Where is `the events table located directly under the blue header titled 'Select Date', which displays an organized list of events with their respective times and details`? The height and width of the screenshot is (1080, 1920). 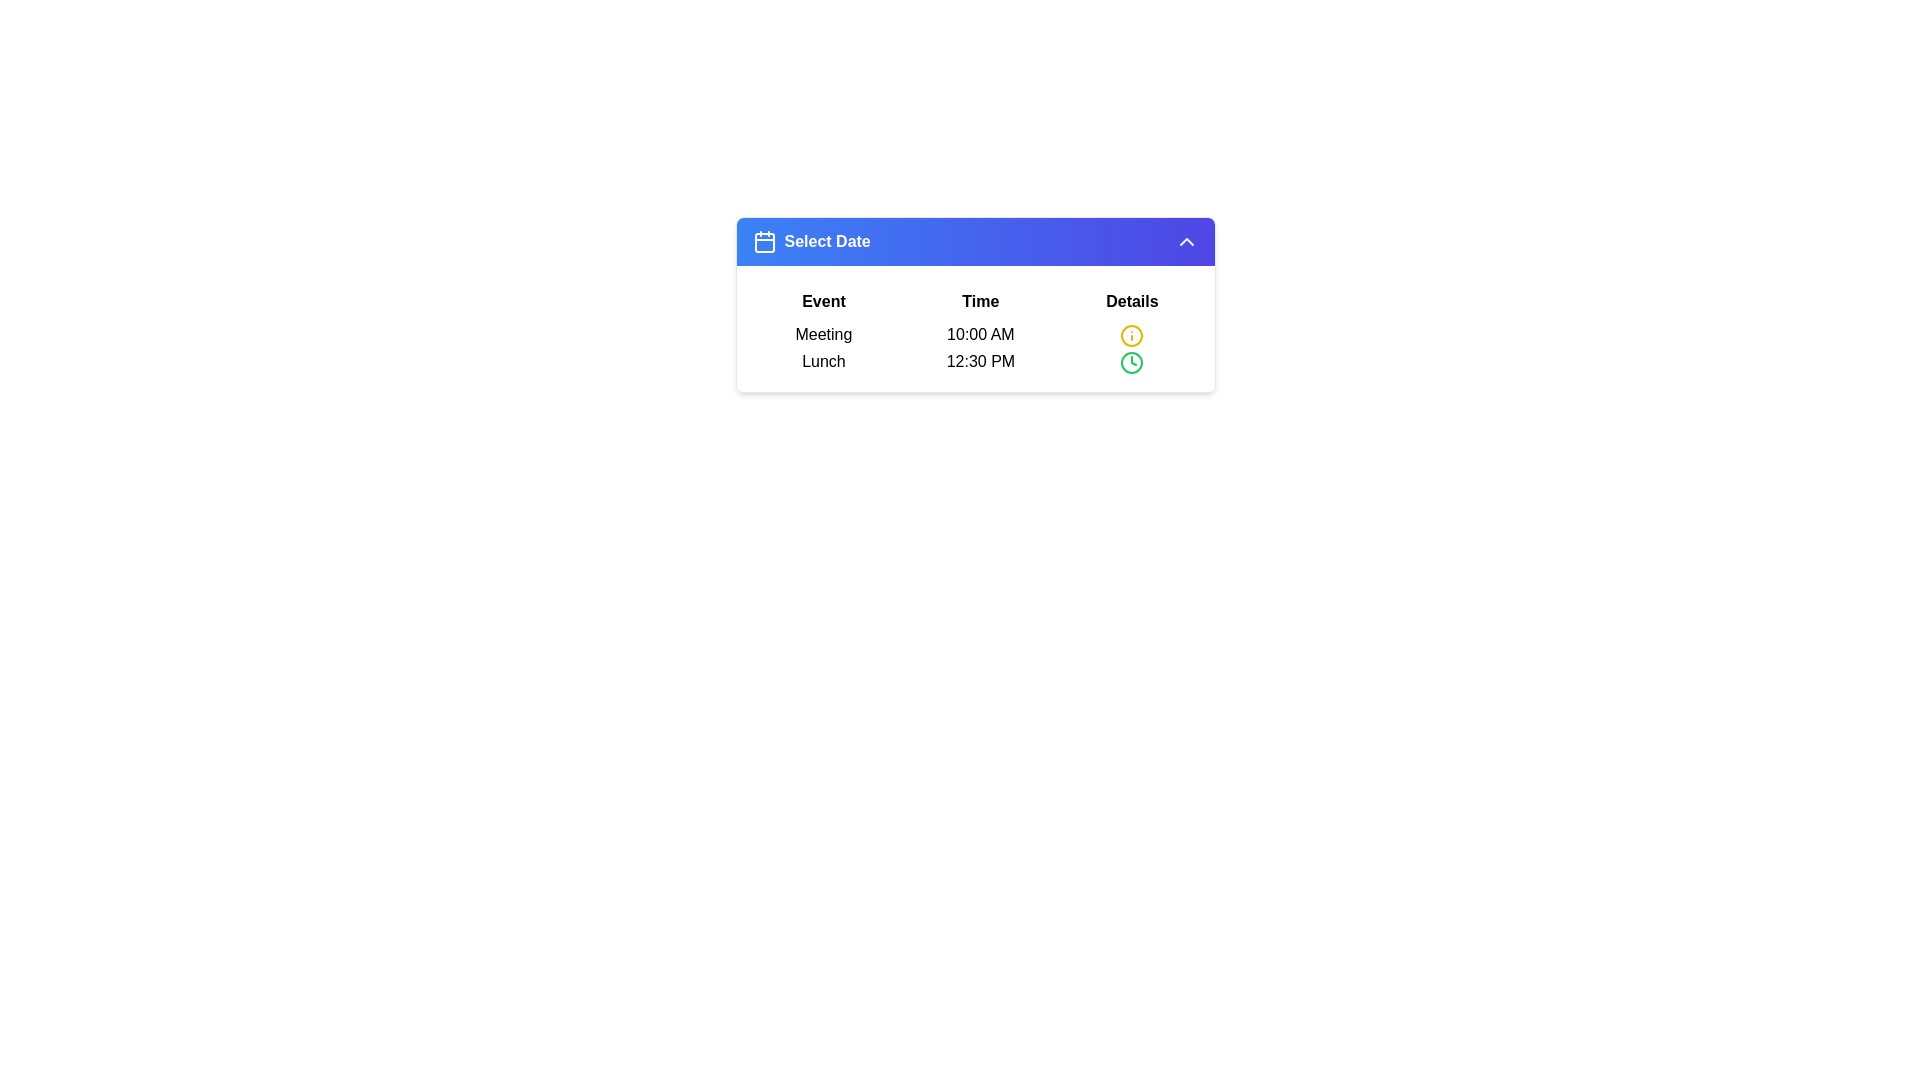 the events table located directly under the blue header titled 'Select Date', which displays an organized list of events with their respective times and details is located at coordinates (975, 327).